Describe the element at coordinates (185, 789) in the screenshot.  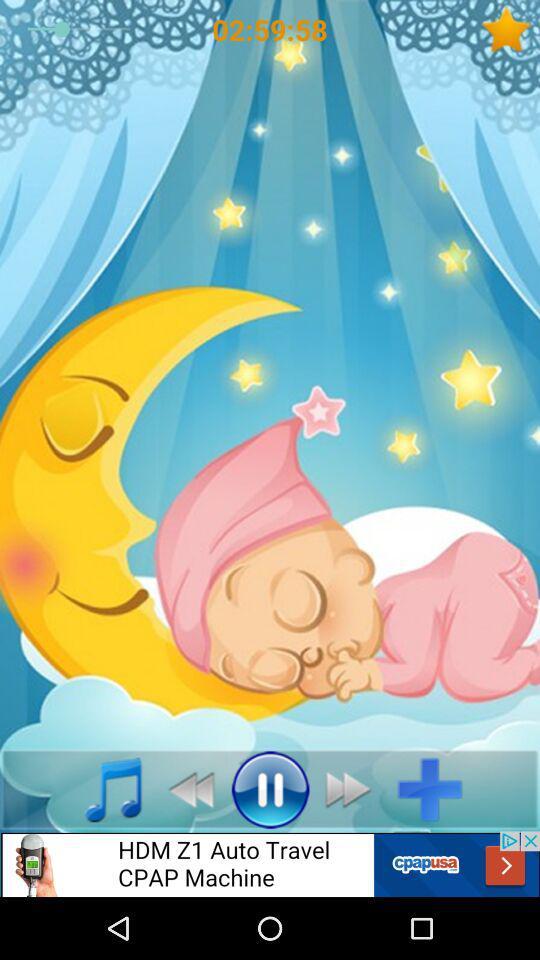
I see `go back` at that location.